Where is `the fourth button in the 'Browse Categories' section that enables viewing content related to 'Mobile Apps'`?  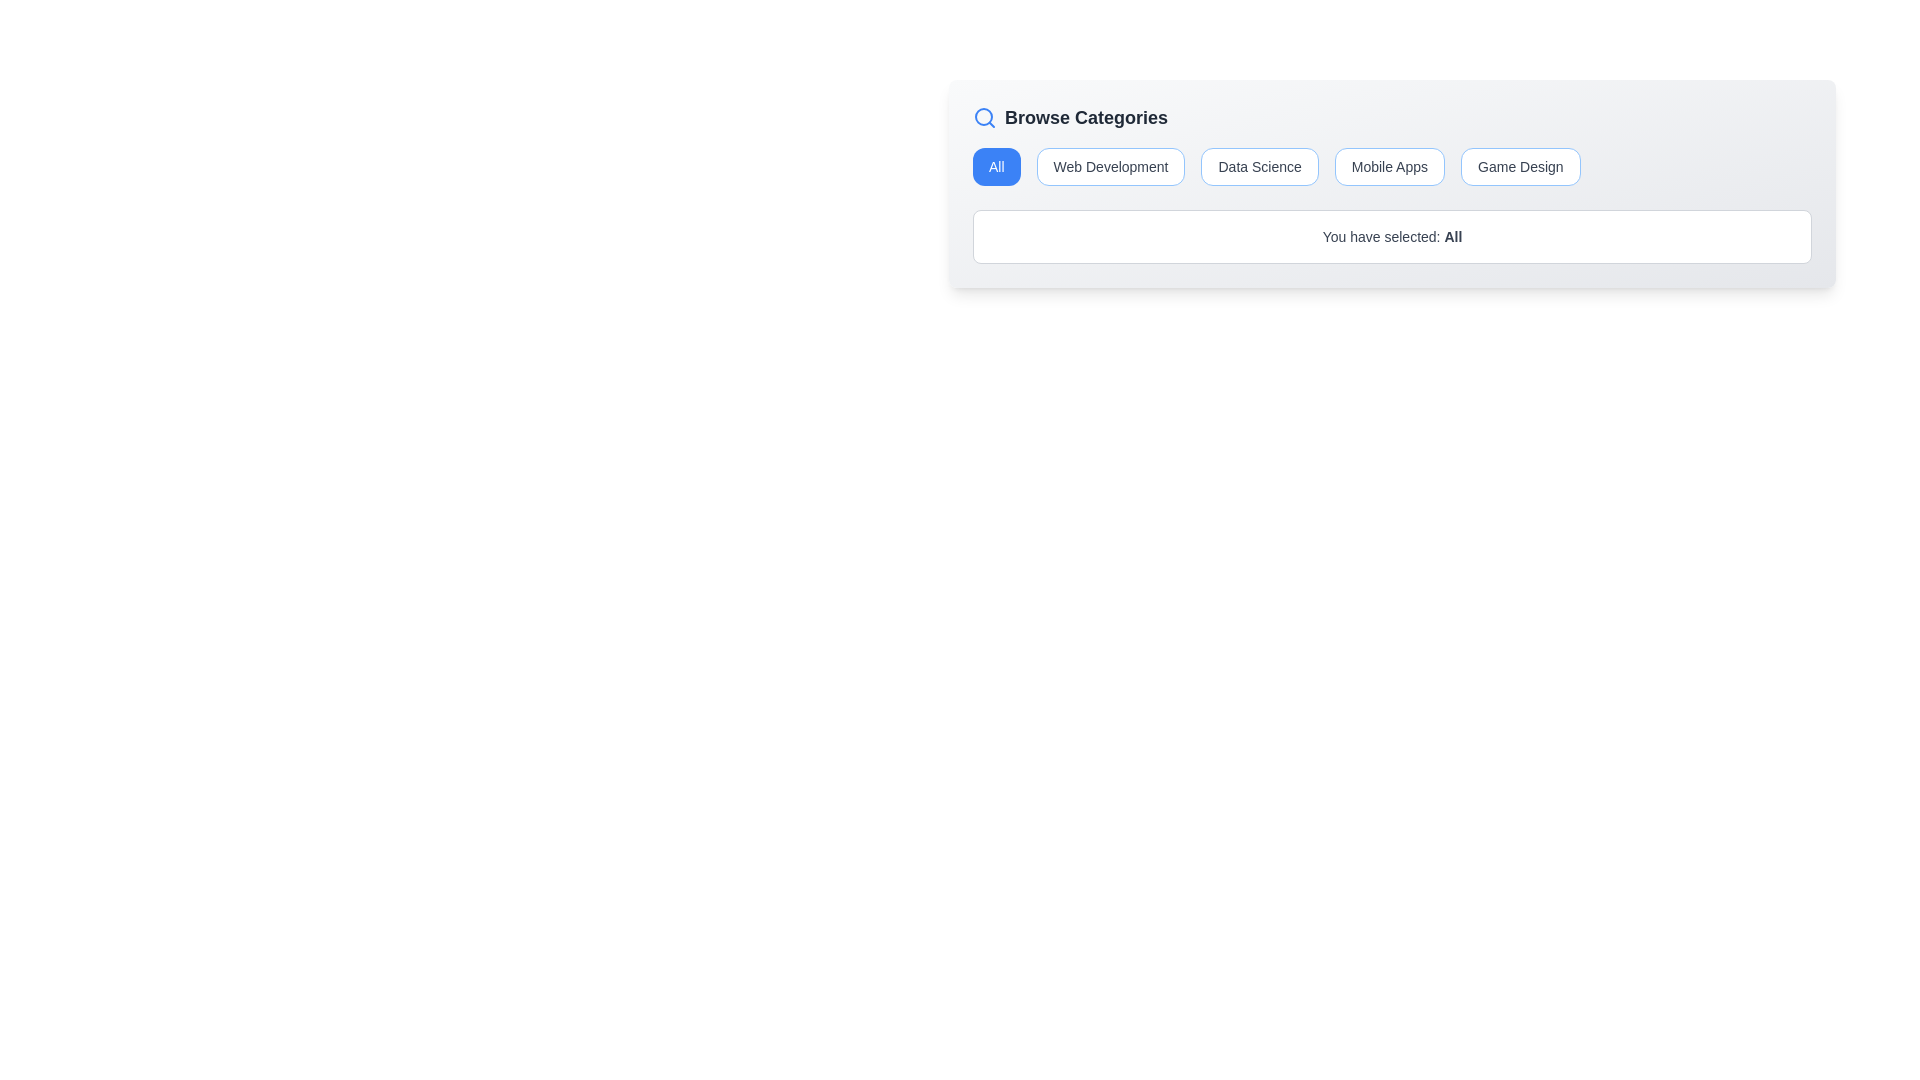
the fourth button in the 'Browse Categories' section that enables viewing content related to 'Mobile Apps' is located at coordinates (1391, 165).